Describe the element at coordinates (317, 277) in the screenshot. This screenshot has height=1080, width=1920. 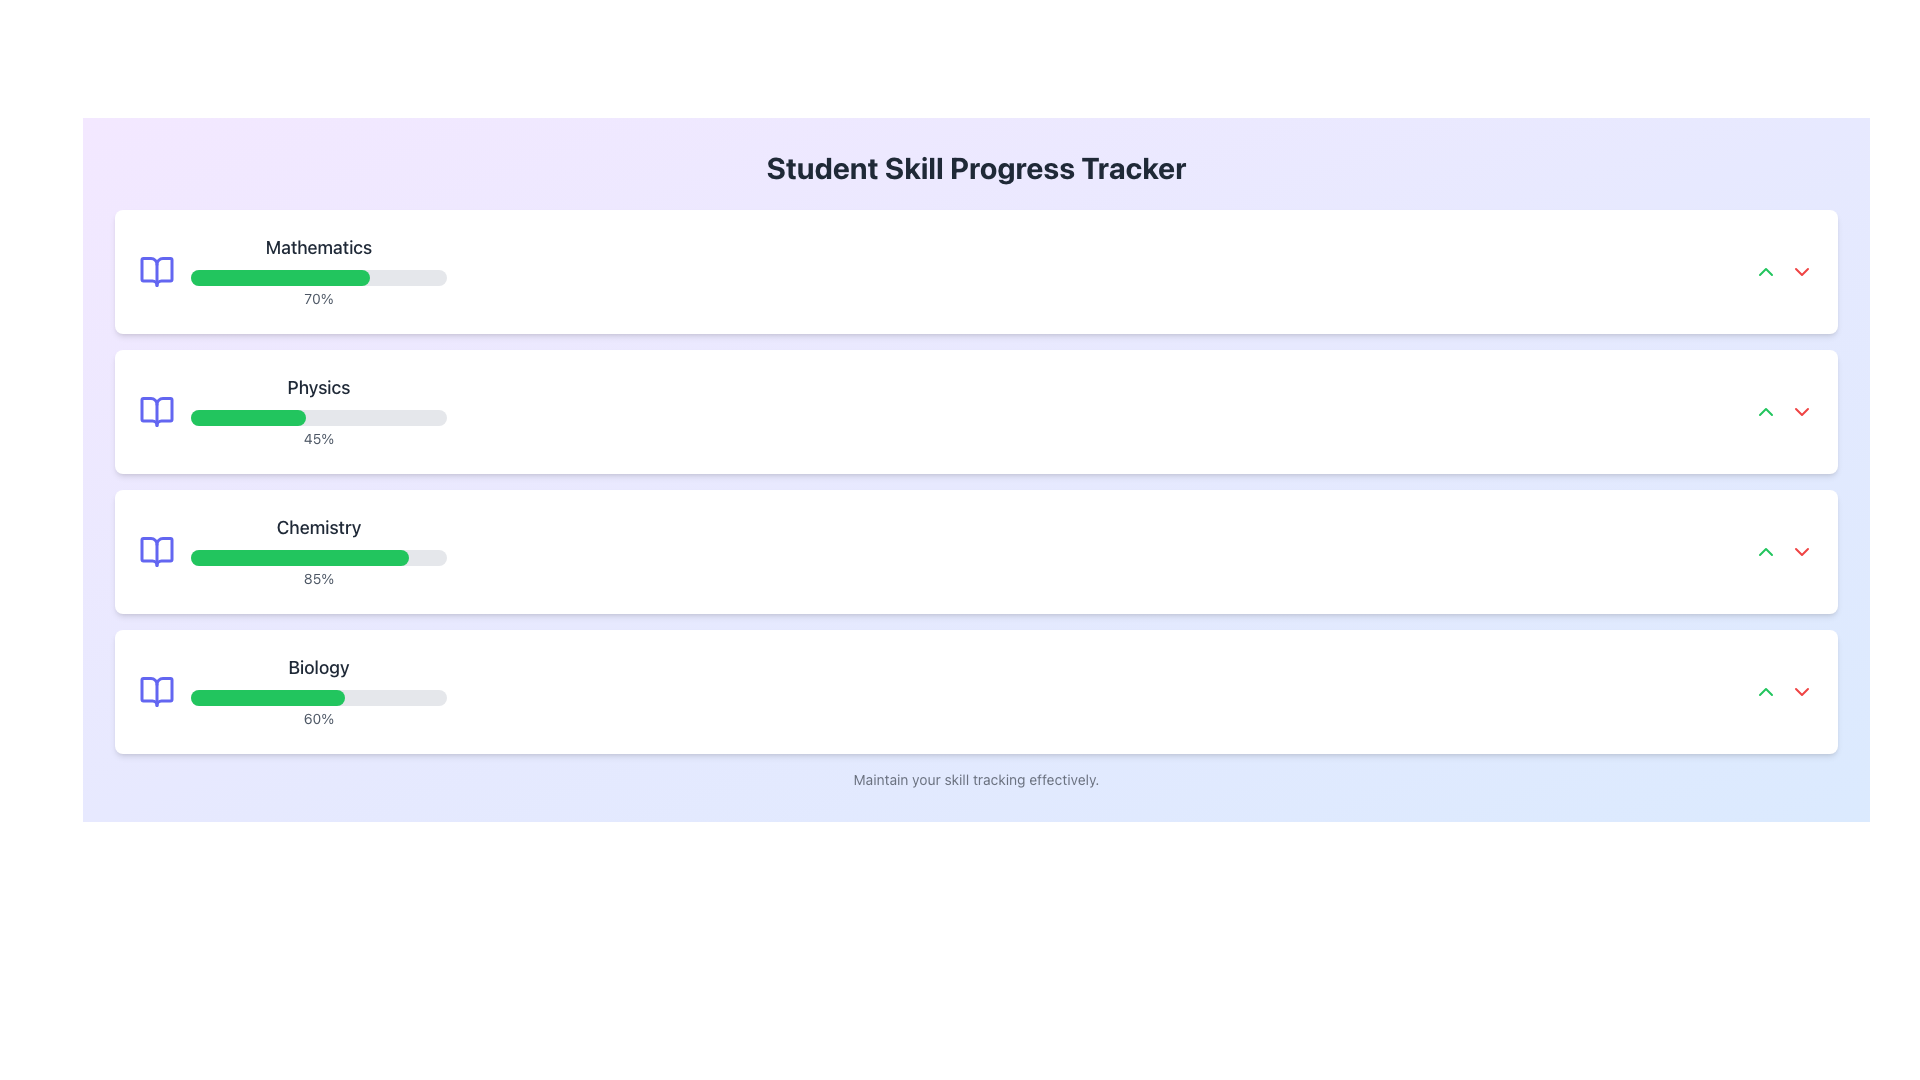
I see `the progress bar indicating 70% completion within the 'Mathematics' card` at that location.